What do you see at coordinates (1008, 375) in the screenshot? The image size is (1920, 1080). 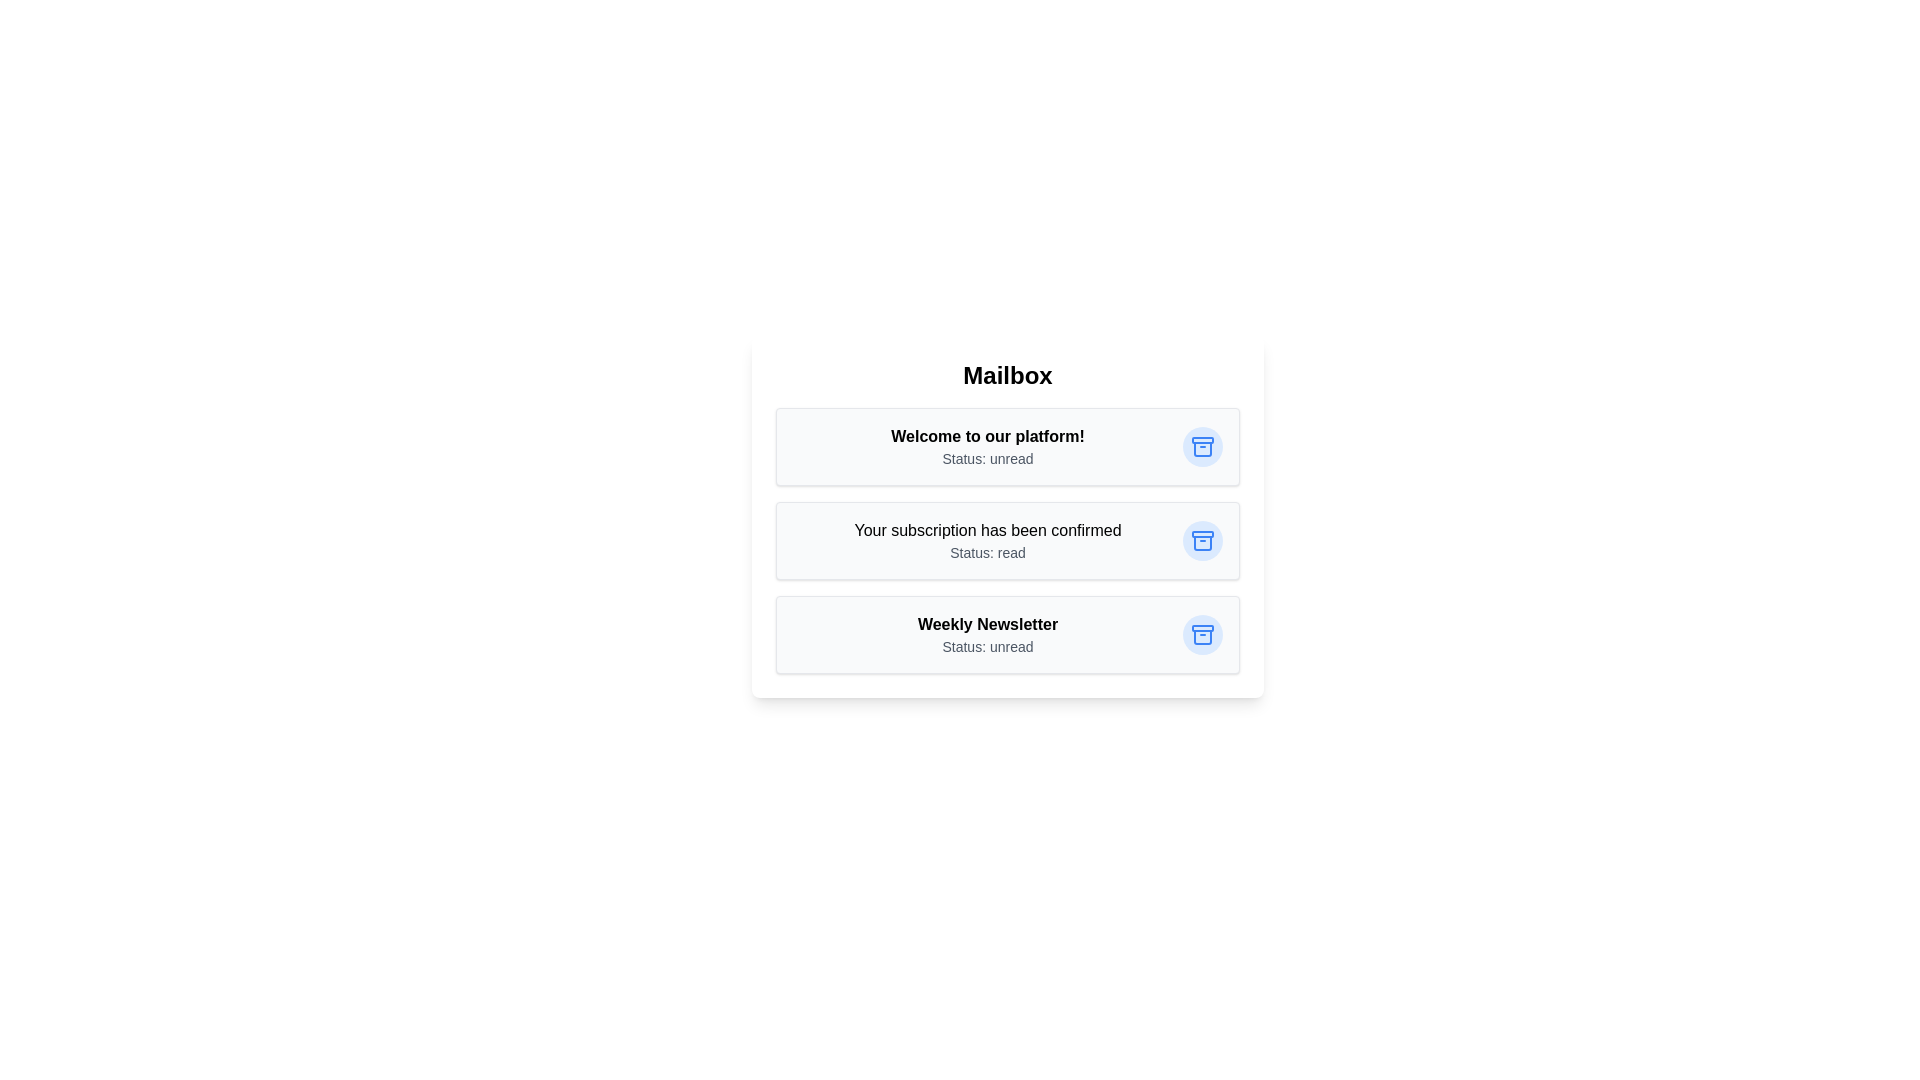 I see `the 'Mailbox' header to examine it` at bounding box center [1008, 375].